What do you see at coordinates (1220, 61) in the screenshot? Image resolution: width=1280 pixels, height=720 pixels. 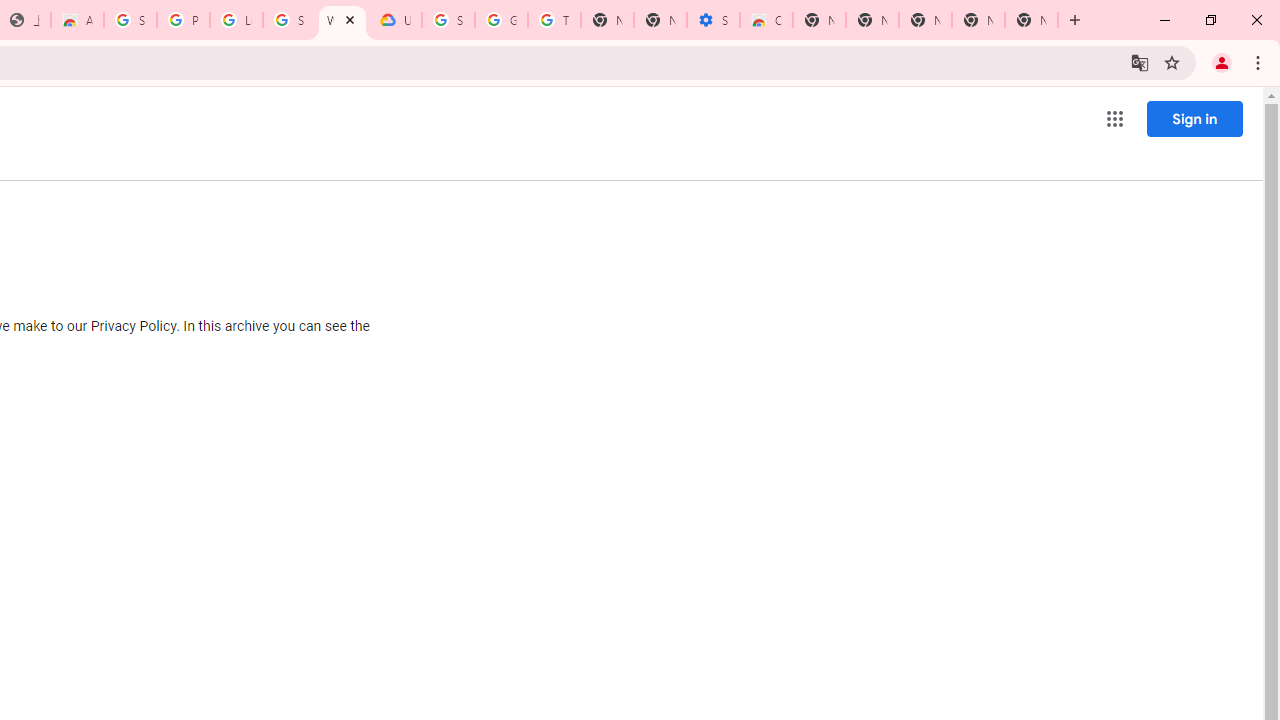 I see `'You'` at bounding box center [1220, 61].